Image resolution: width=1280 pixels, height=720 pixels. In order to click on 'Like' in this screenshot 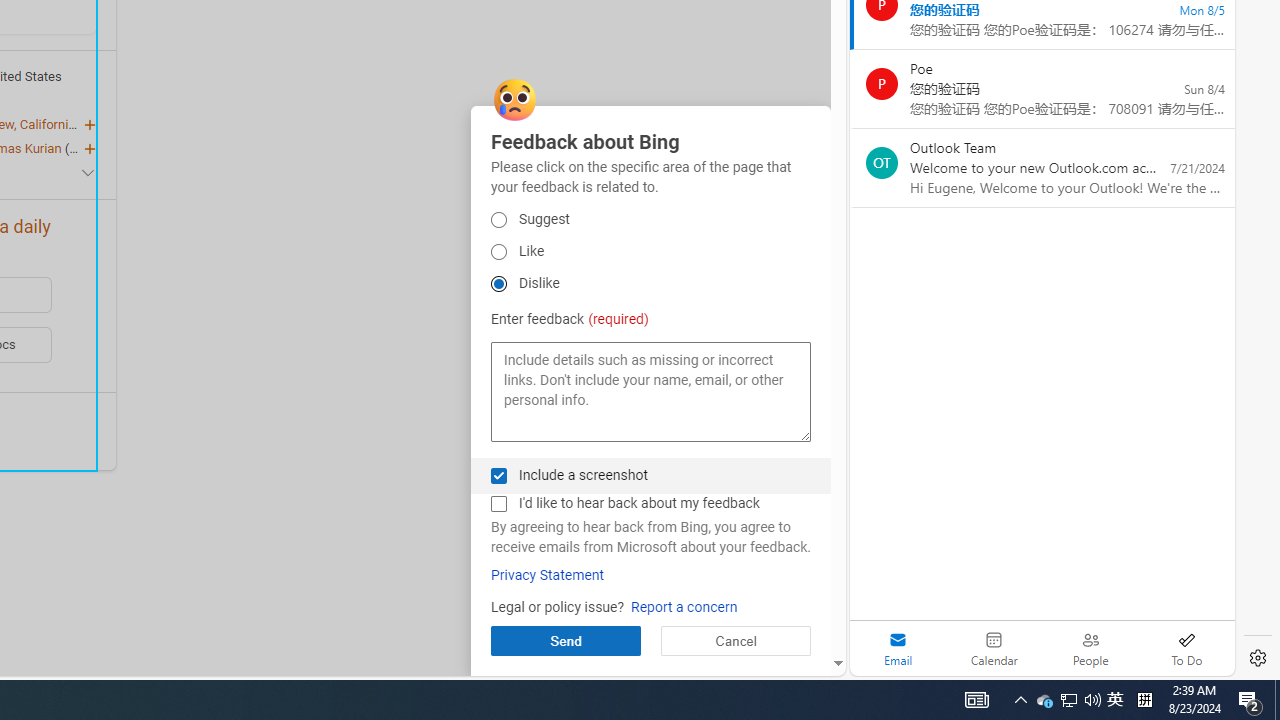, I will do `click(499, 250)`.